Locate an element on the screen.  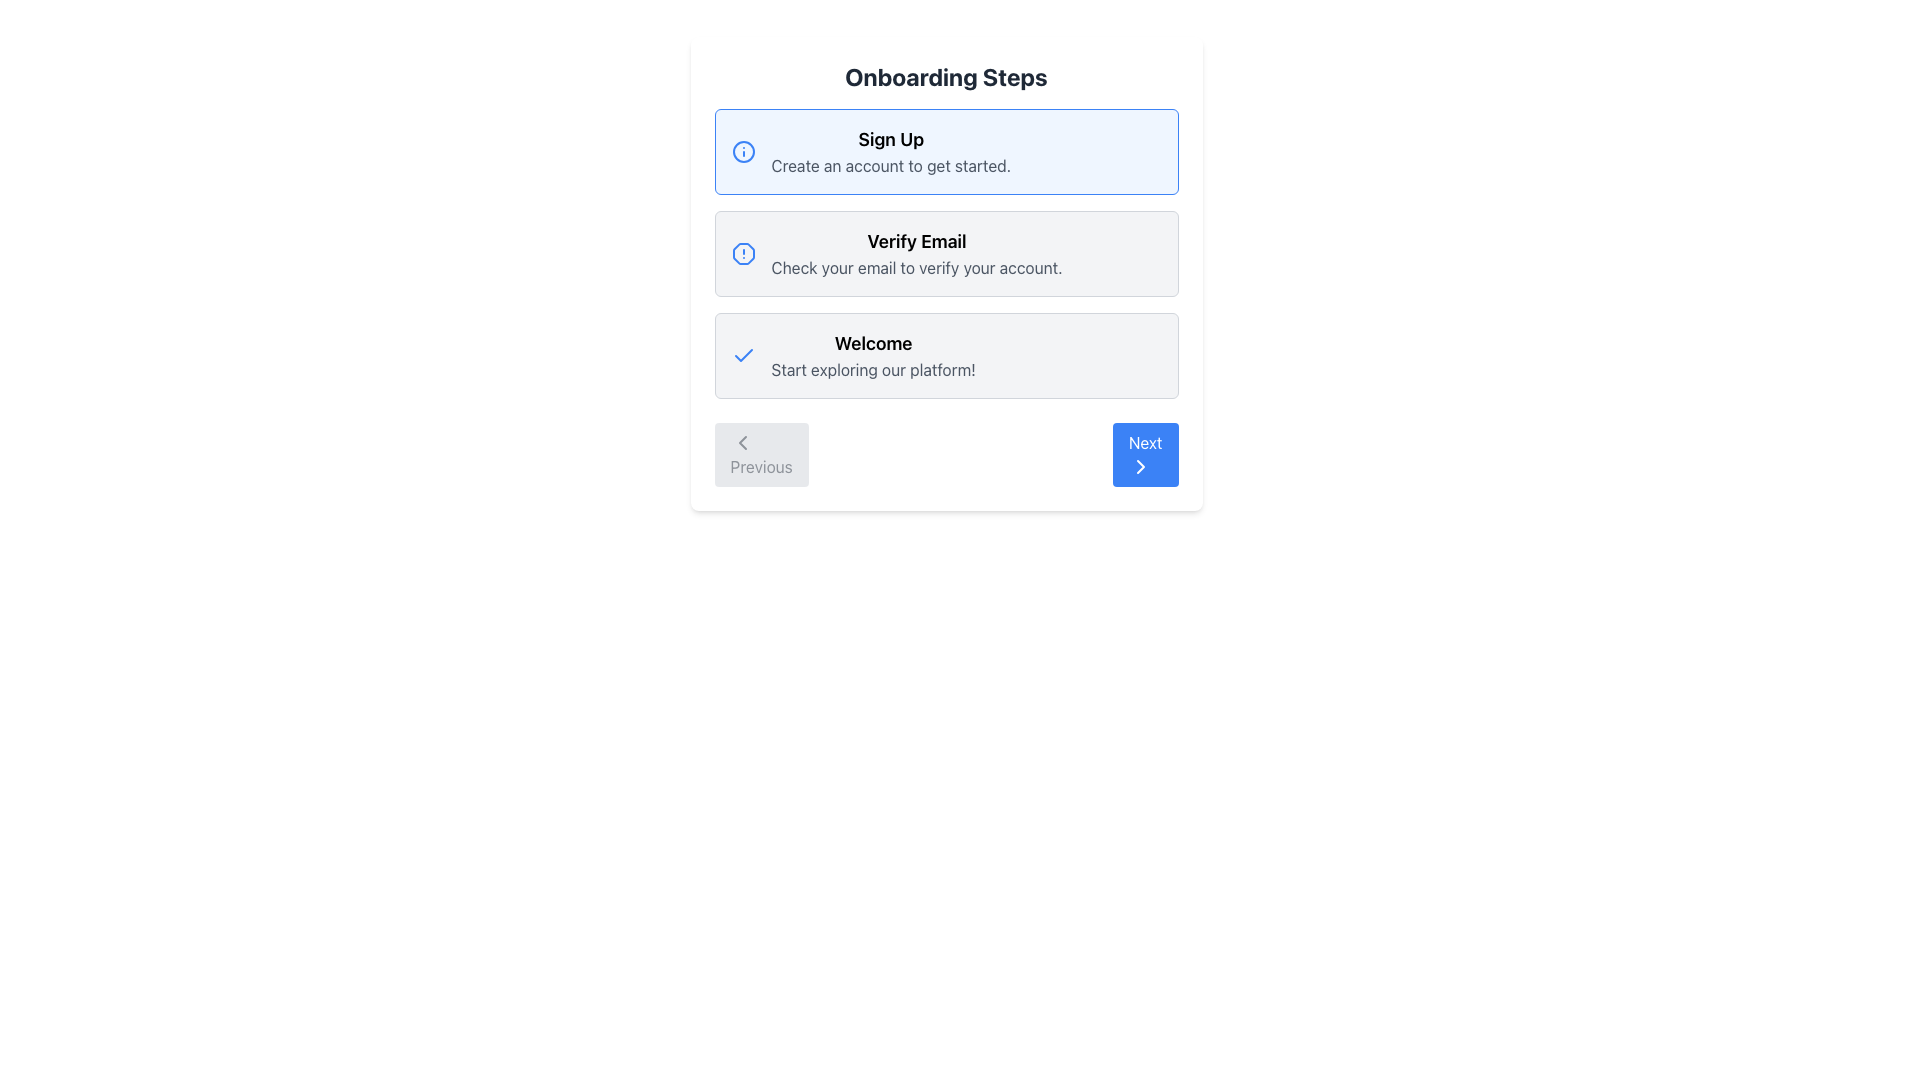
Information card titled 'Verify Email' which is the second card in the 'Onboarding Steps' section, featuring a blue icon and two lines of text is located at coordinates (945, 253).